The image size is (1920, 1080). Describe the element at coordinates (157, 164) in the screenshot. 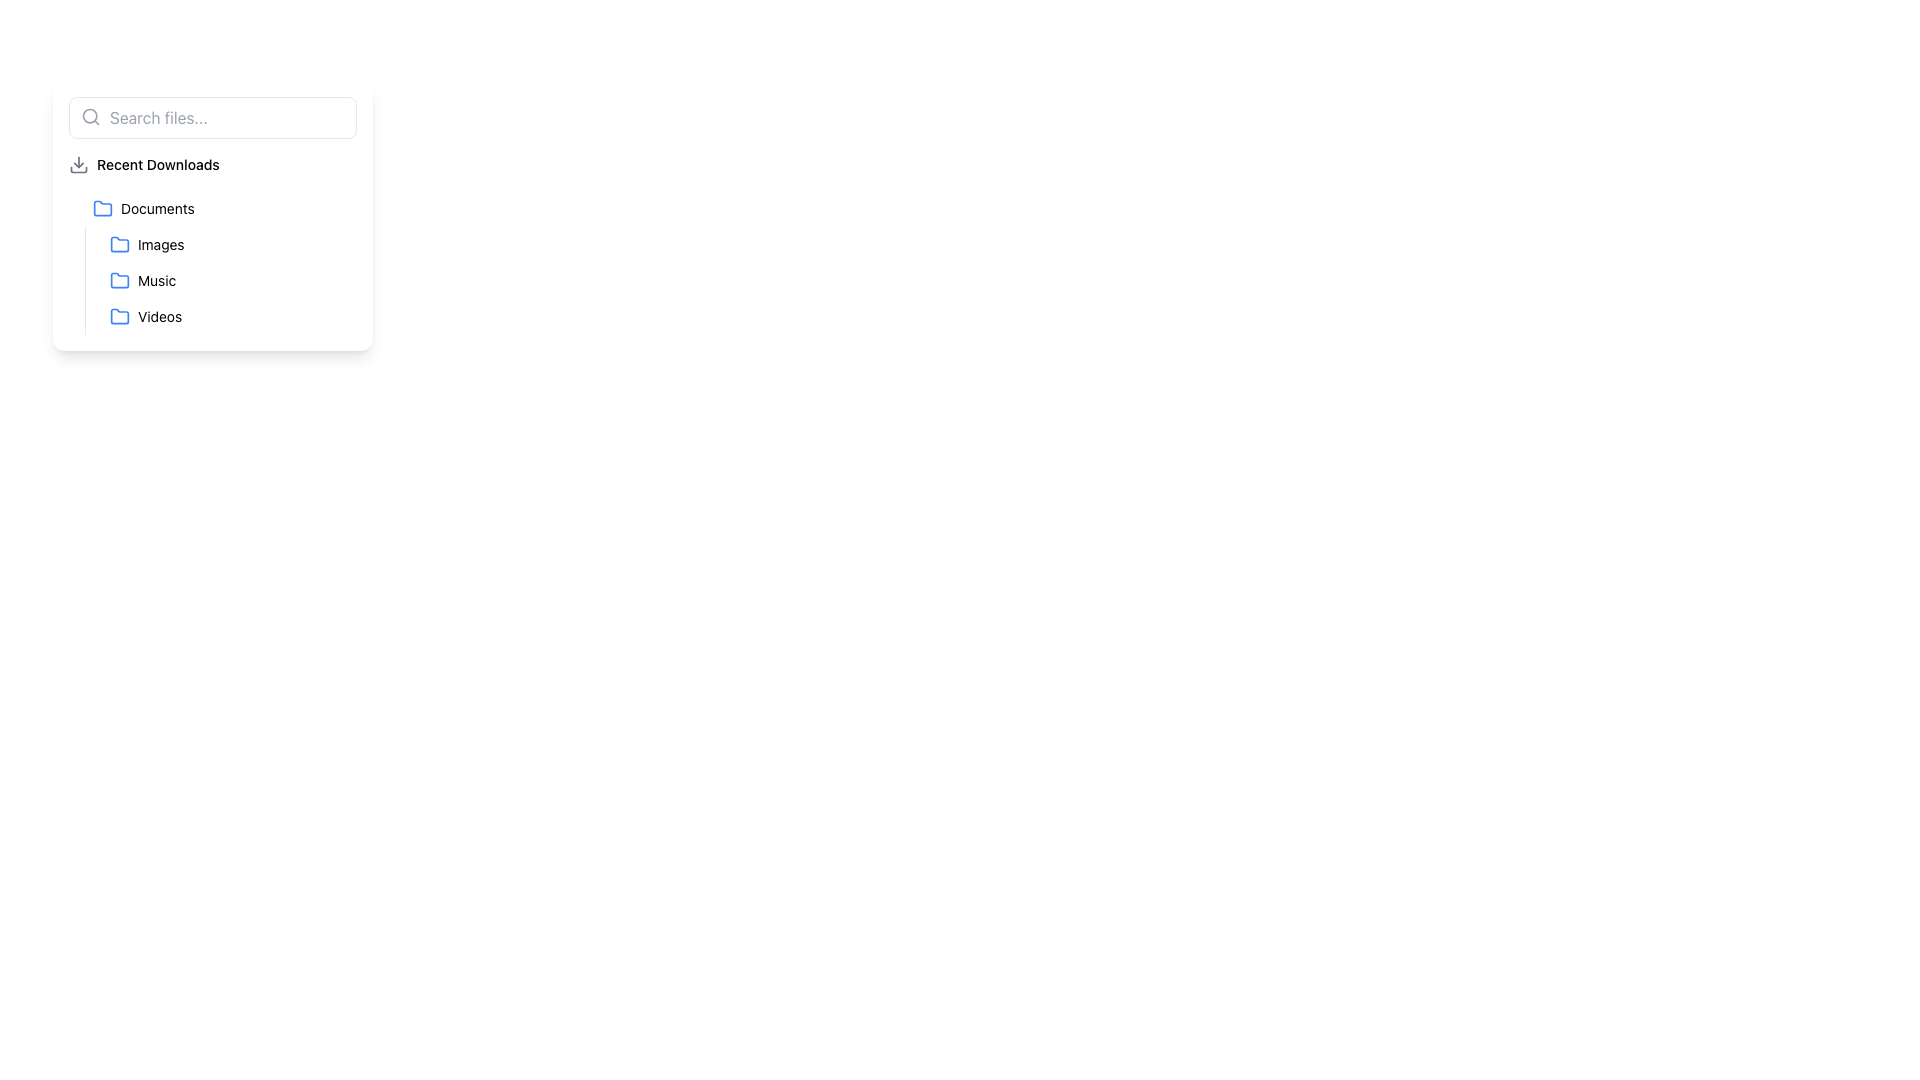

I see `the 'Recent Downloads' label` at that location.